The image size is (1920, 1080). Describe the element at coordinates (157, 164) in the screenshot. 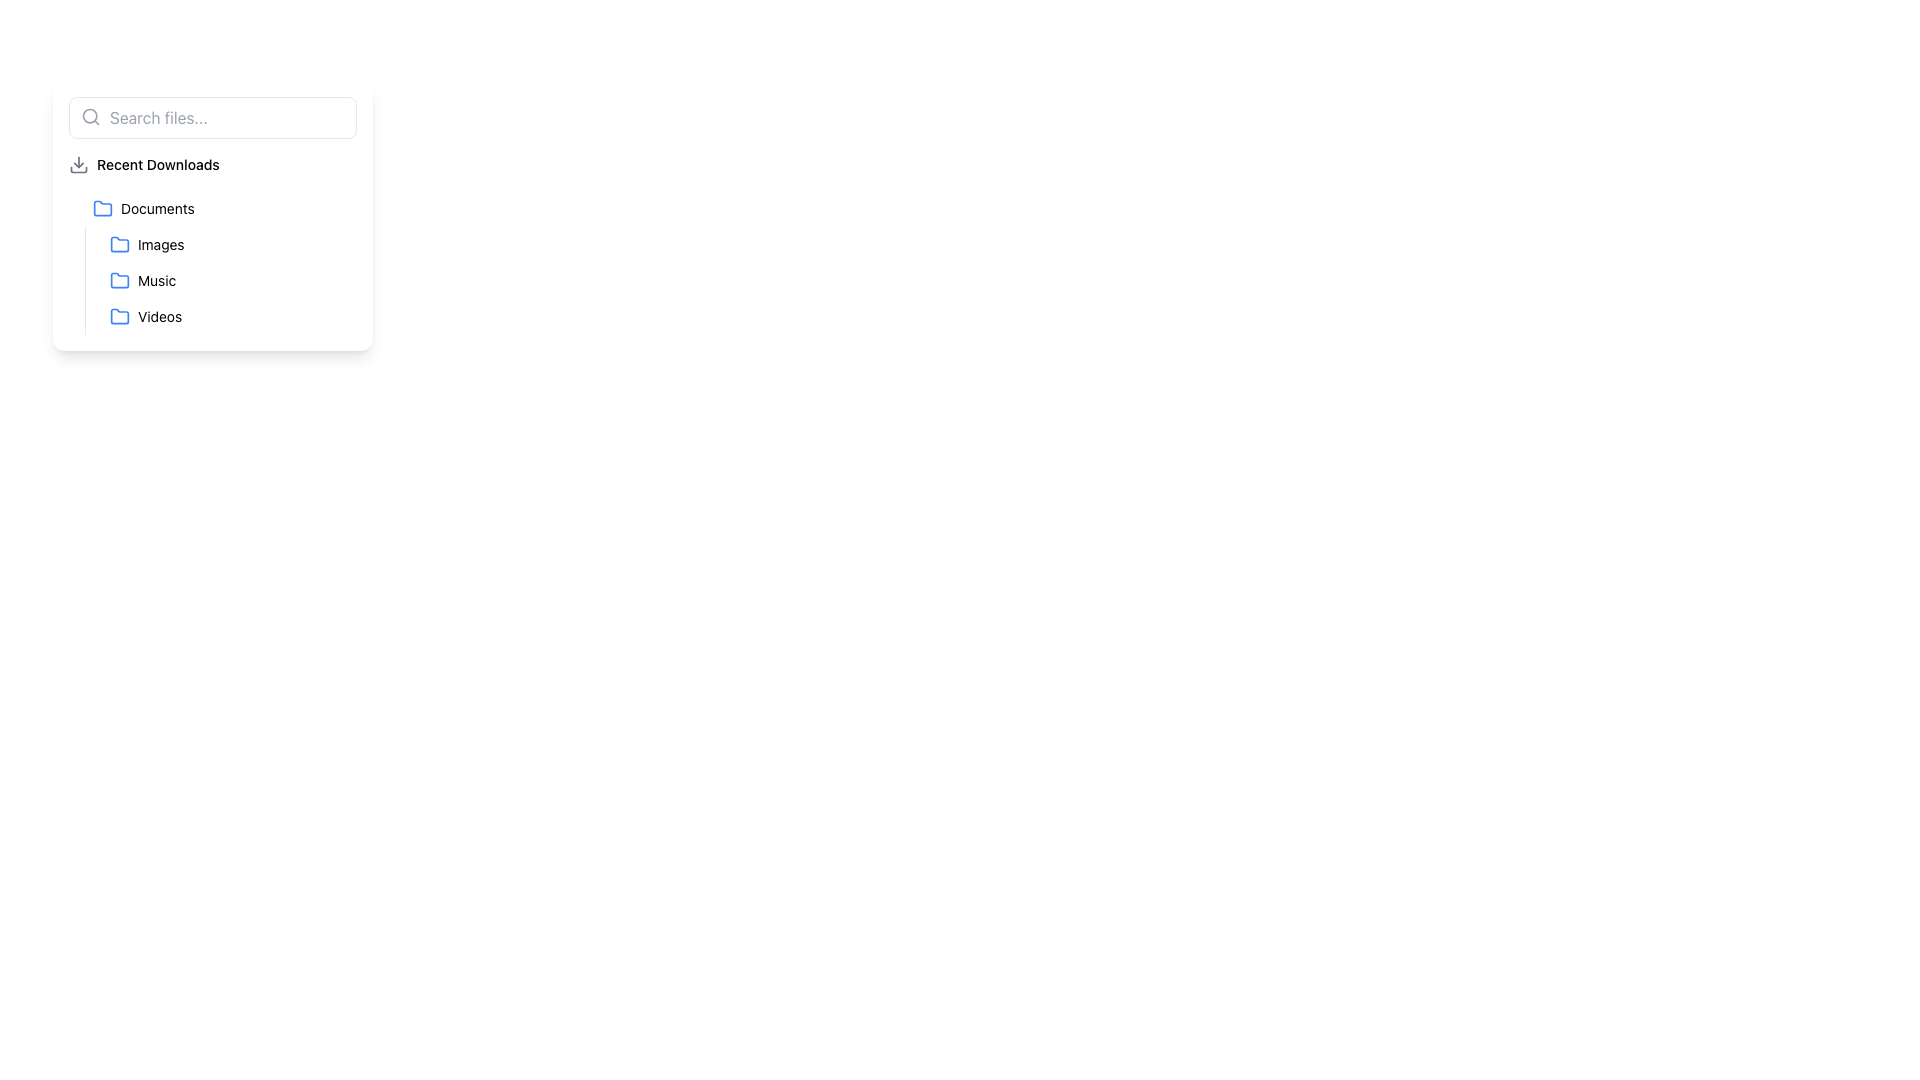

I see `the 'Recent Downloads' label` at that location.